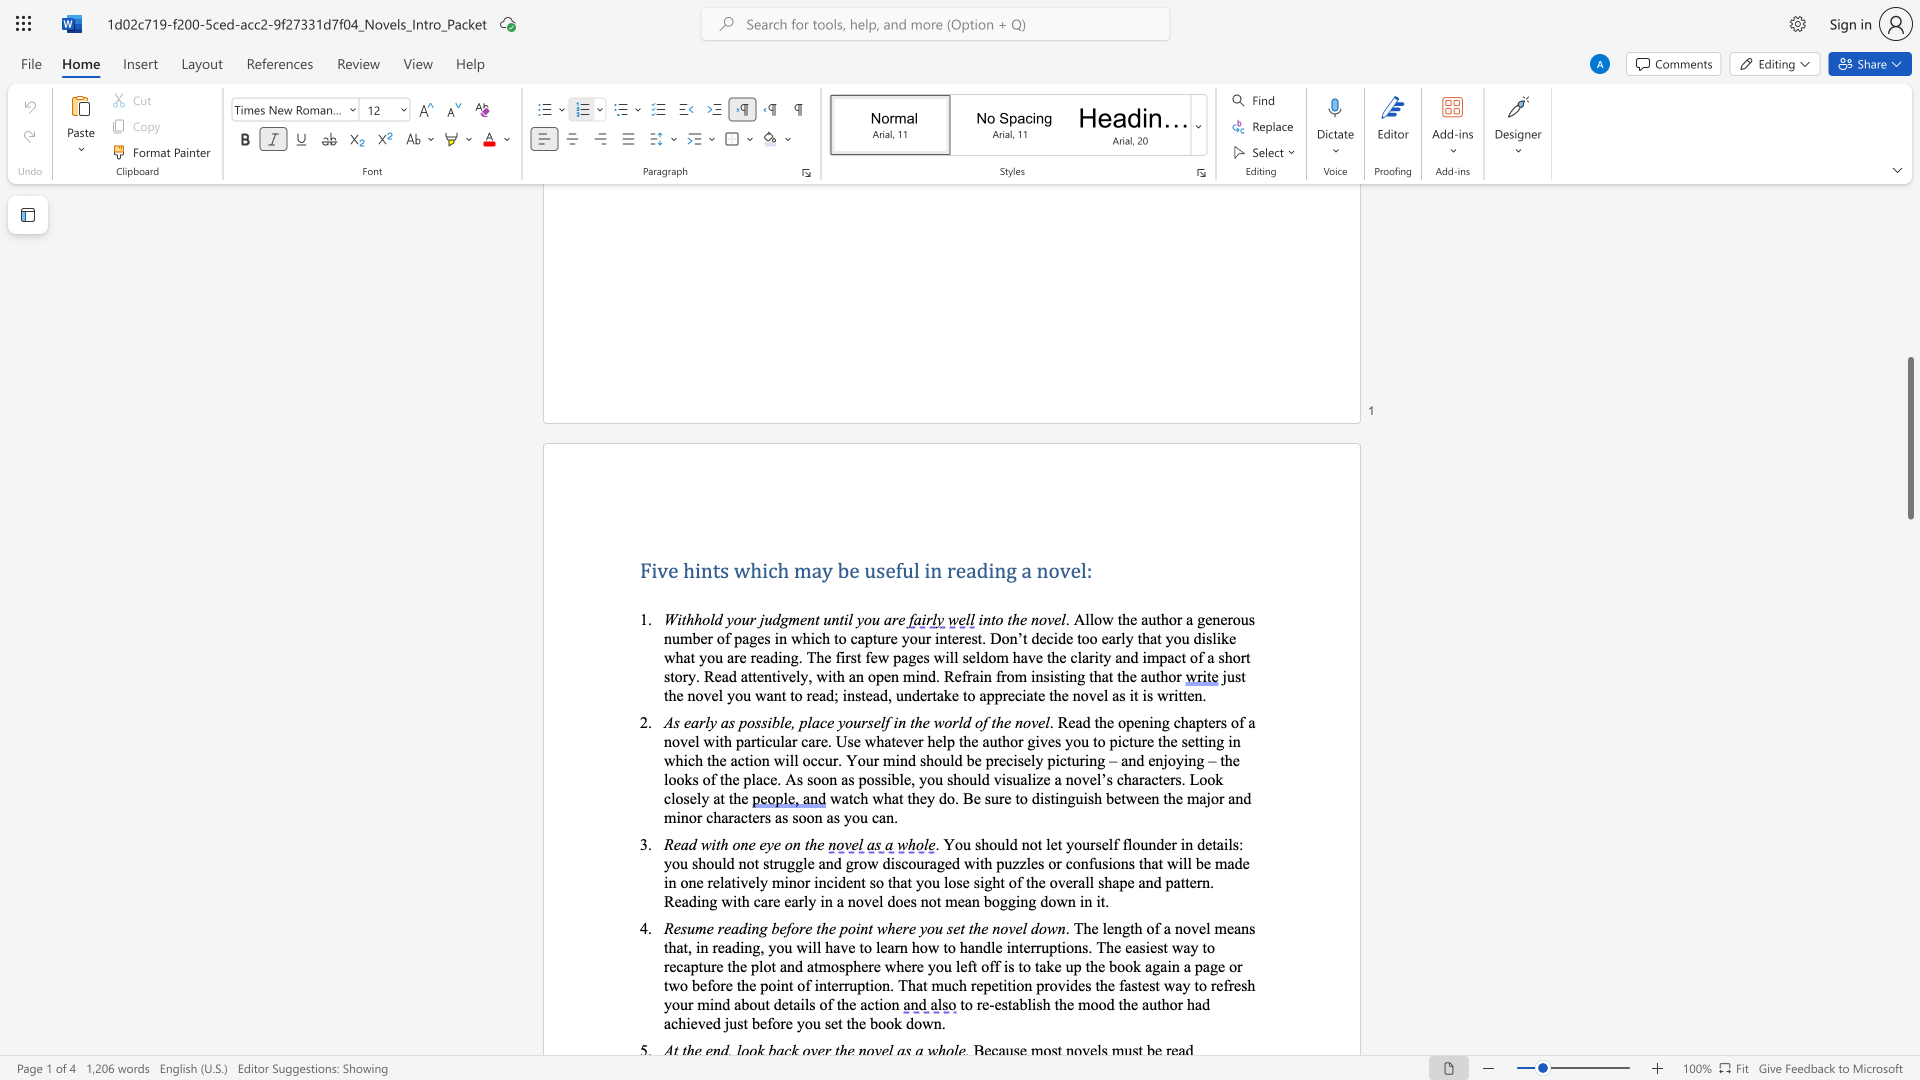  What do you see at coordinates (854, 570) in the screenshot?
I see `the 2th character "e" in the text` at bounding box center [854, 570].